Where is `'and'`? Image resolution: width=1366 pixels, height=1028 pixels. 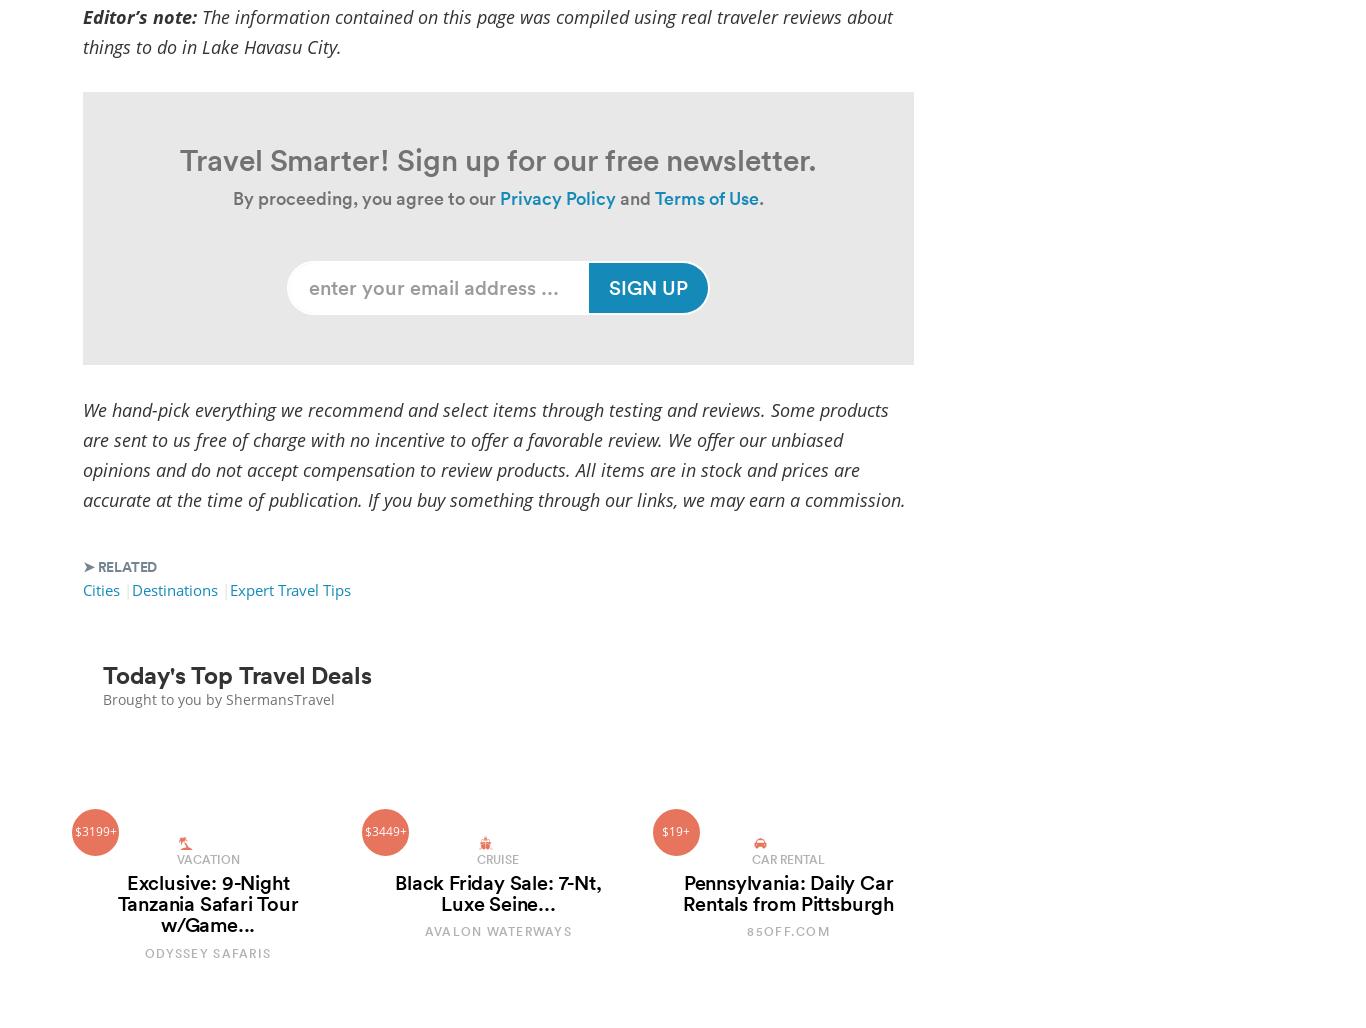
'and' is located at coordinates (633, 197).